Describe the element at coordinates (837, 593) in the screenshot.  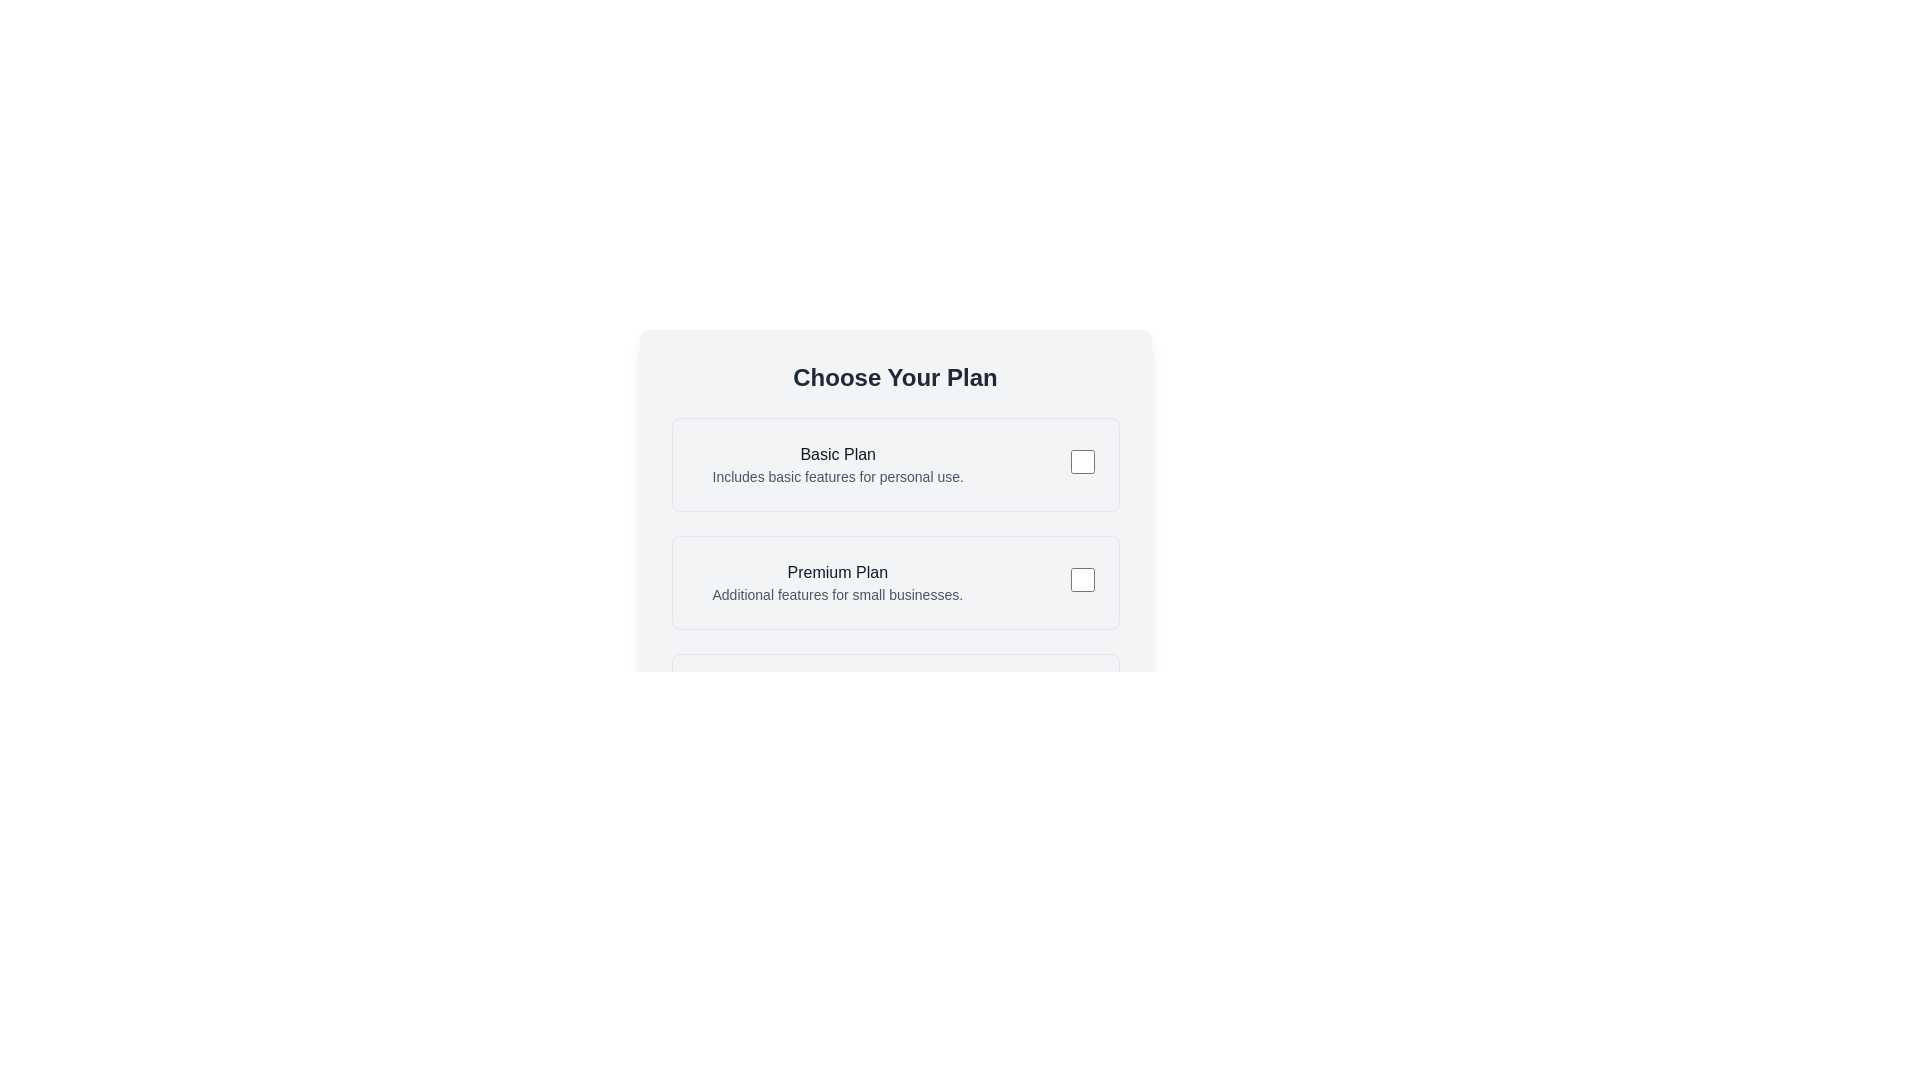
I see `the descriptive text reading 'Additional features for small businesses.' located beneath the 'Premium Plan' heading in the subscription selection interface` at that location.